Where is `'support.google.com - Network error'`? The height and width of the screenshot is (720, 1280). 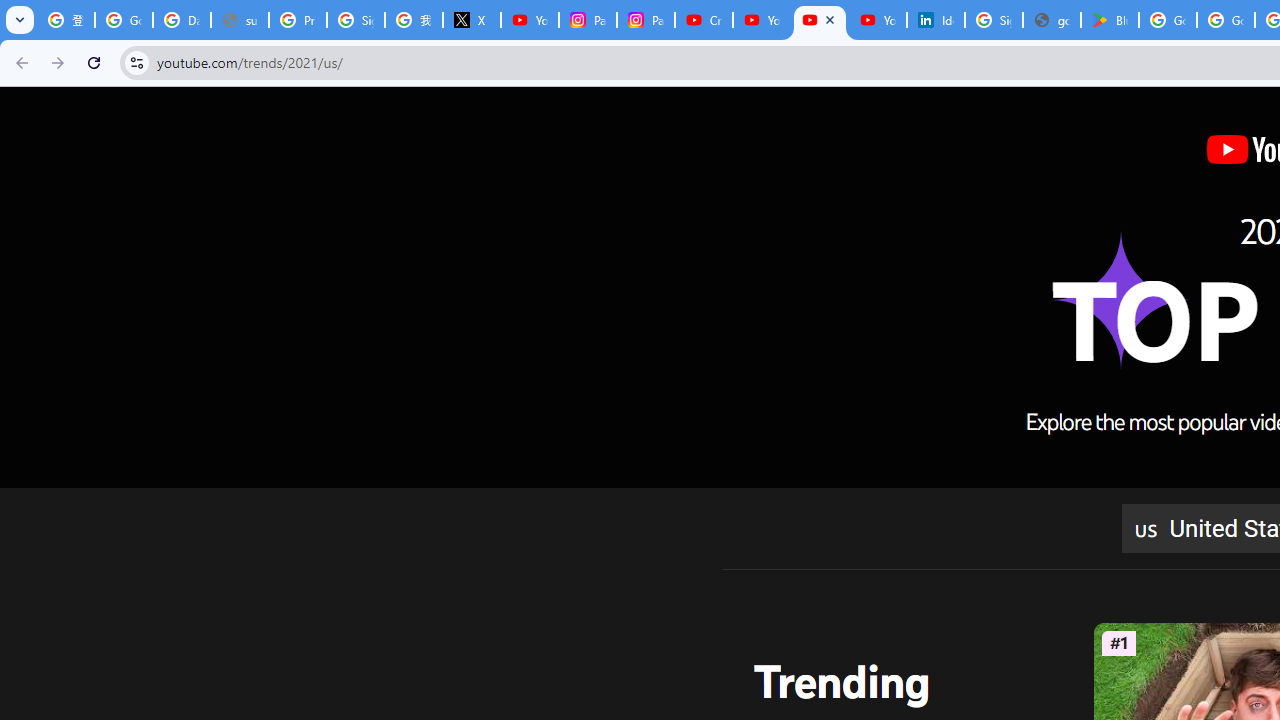 'support.google.com - Network error' is located at coordinates (240, 20).